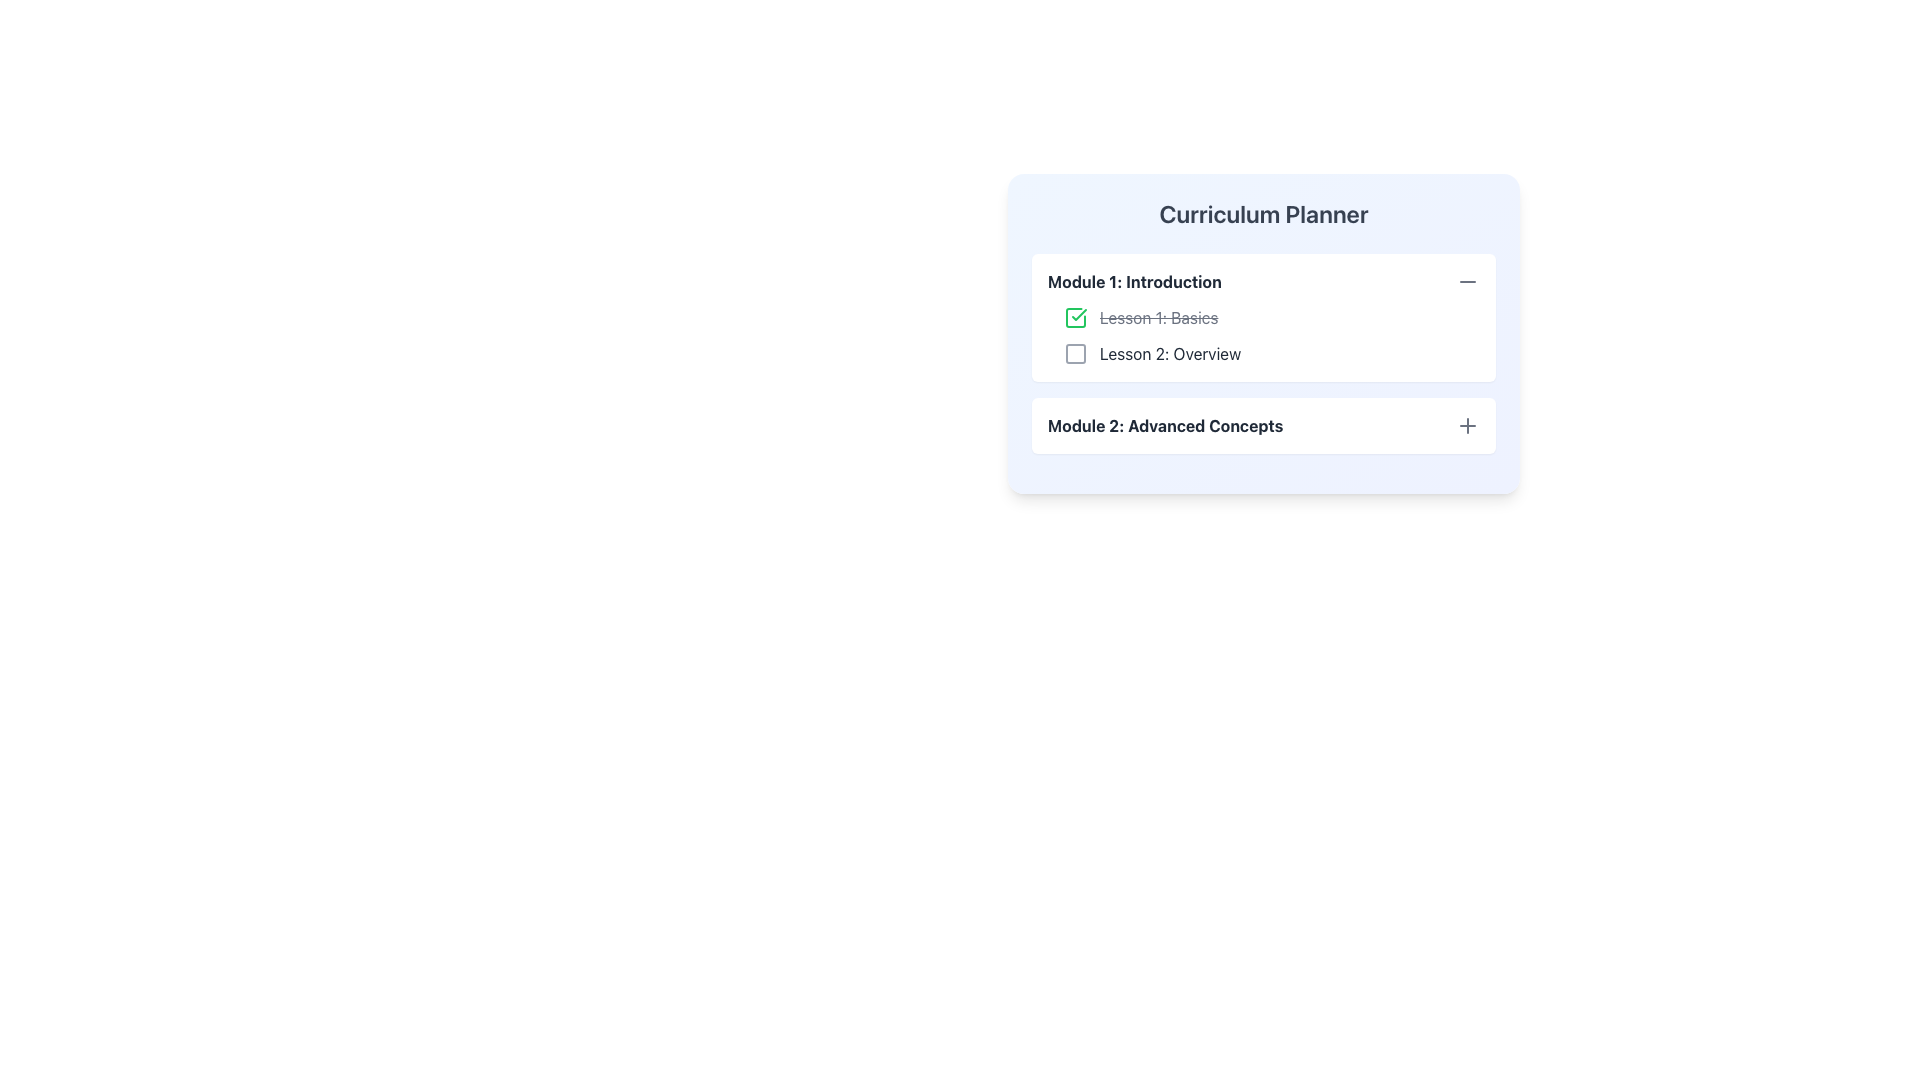  What do you see at coordinates (1078, 315) in the screenshot?
I see `the completion icon located in 'Module 1: Introduction', immediately left of the text 'Lesson 1: Basics'` at bounding box center [1078, 315].